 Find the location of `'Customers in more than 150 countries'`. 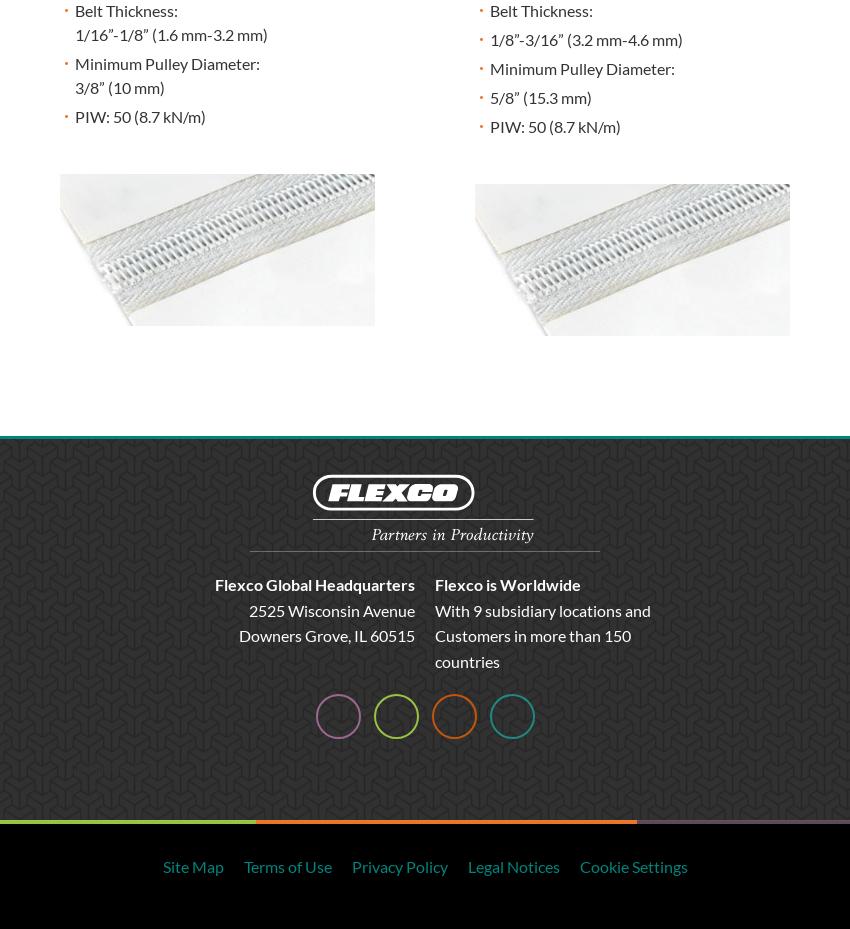

'Customers in more than 150 countries' is located at coordinates (532, 646).